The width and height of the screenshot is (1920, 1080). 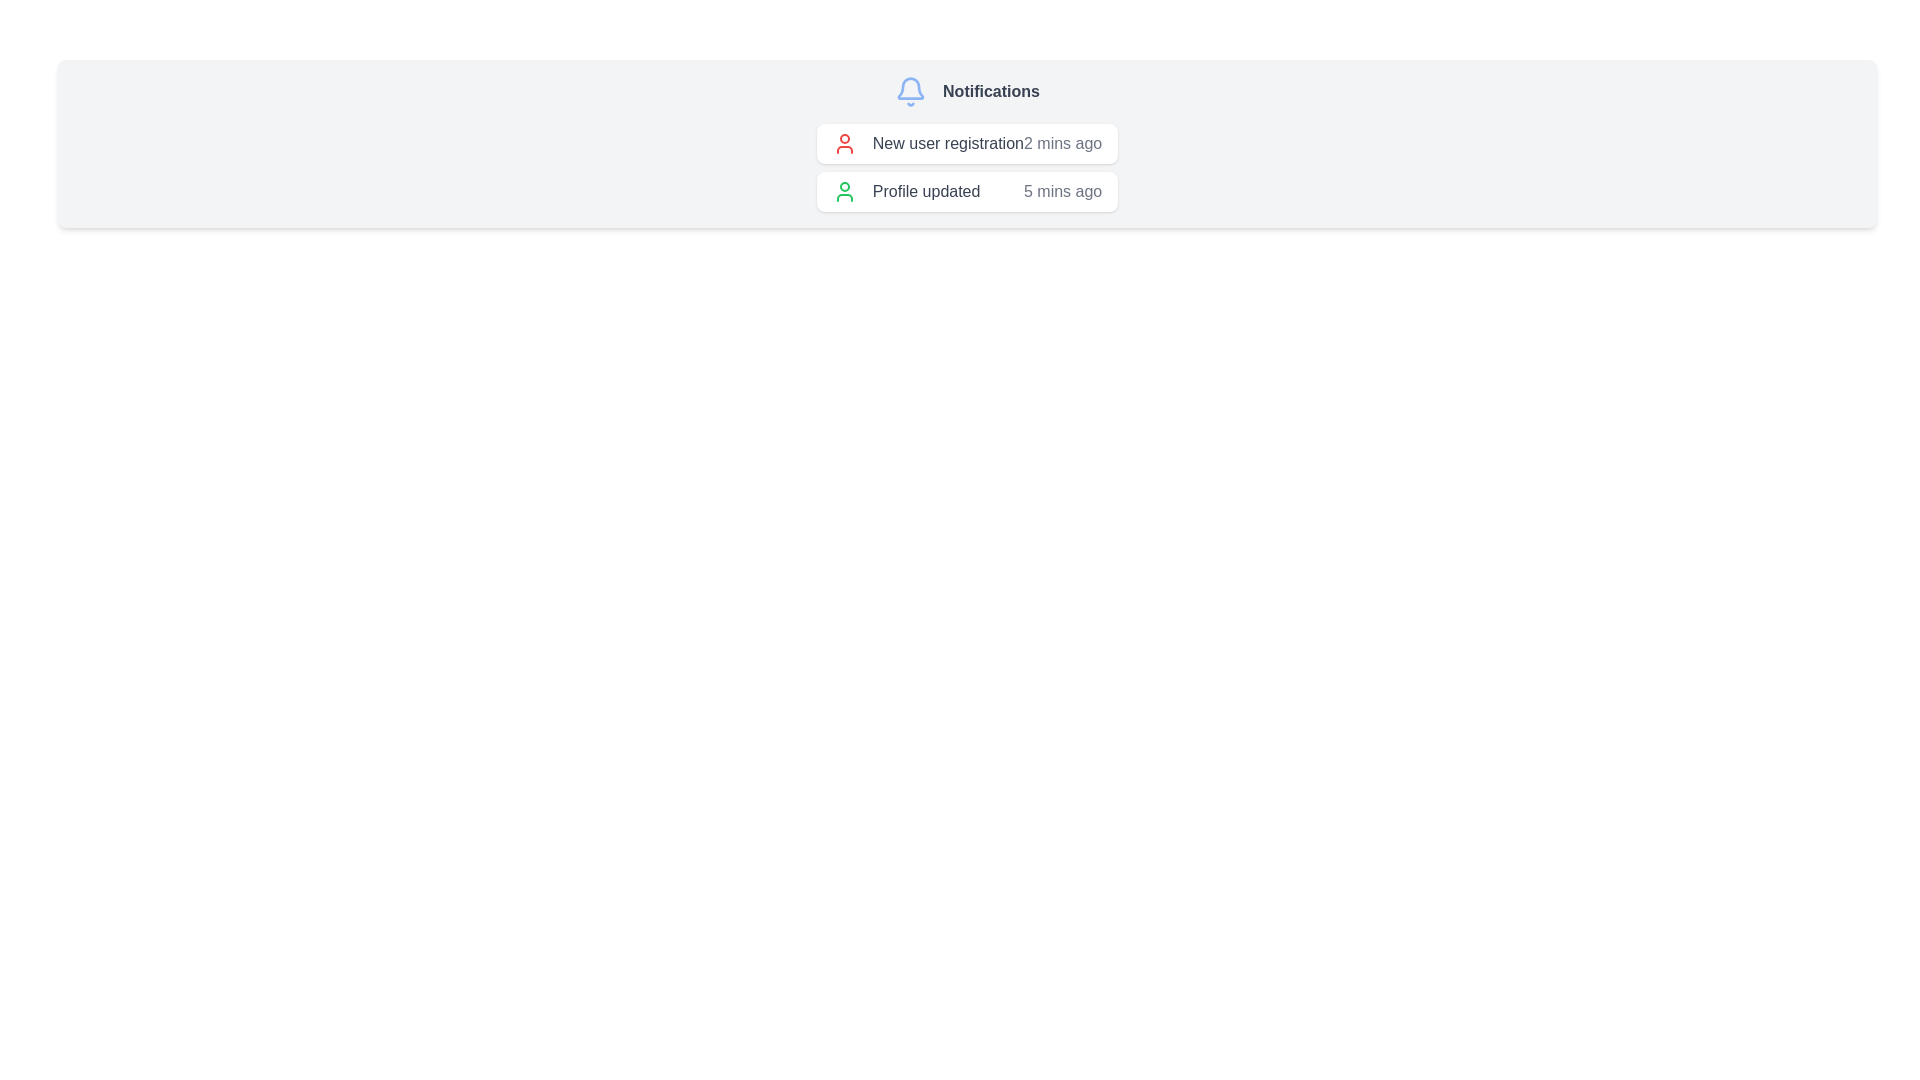 I want to click on the header element labeled 'Notifications' which contains a bell icon on the left side, so click(x=967, y=92).